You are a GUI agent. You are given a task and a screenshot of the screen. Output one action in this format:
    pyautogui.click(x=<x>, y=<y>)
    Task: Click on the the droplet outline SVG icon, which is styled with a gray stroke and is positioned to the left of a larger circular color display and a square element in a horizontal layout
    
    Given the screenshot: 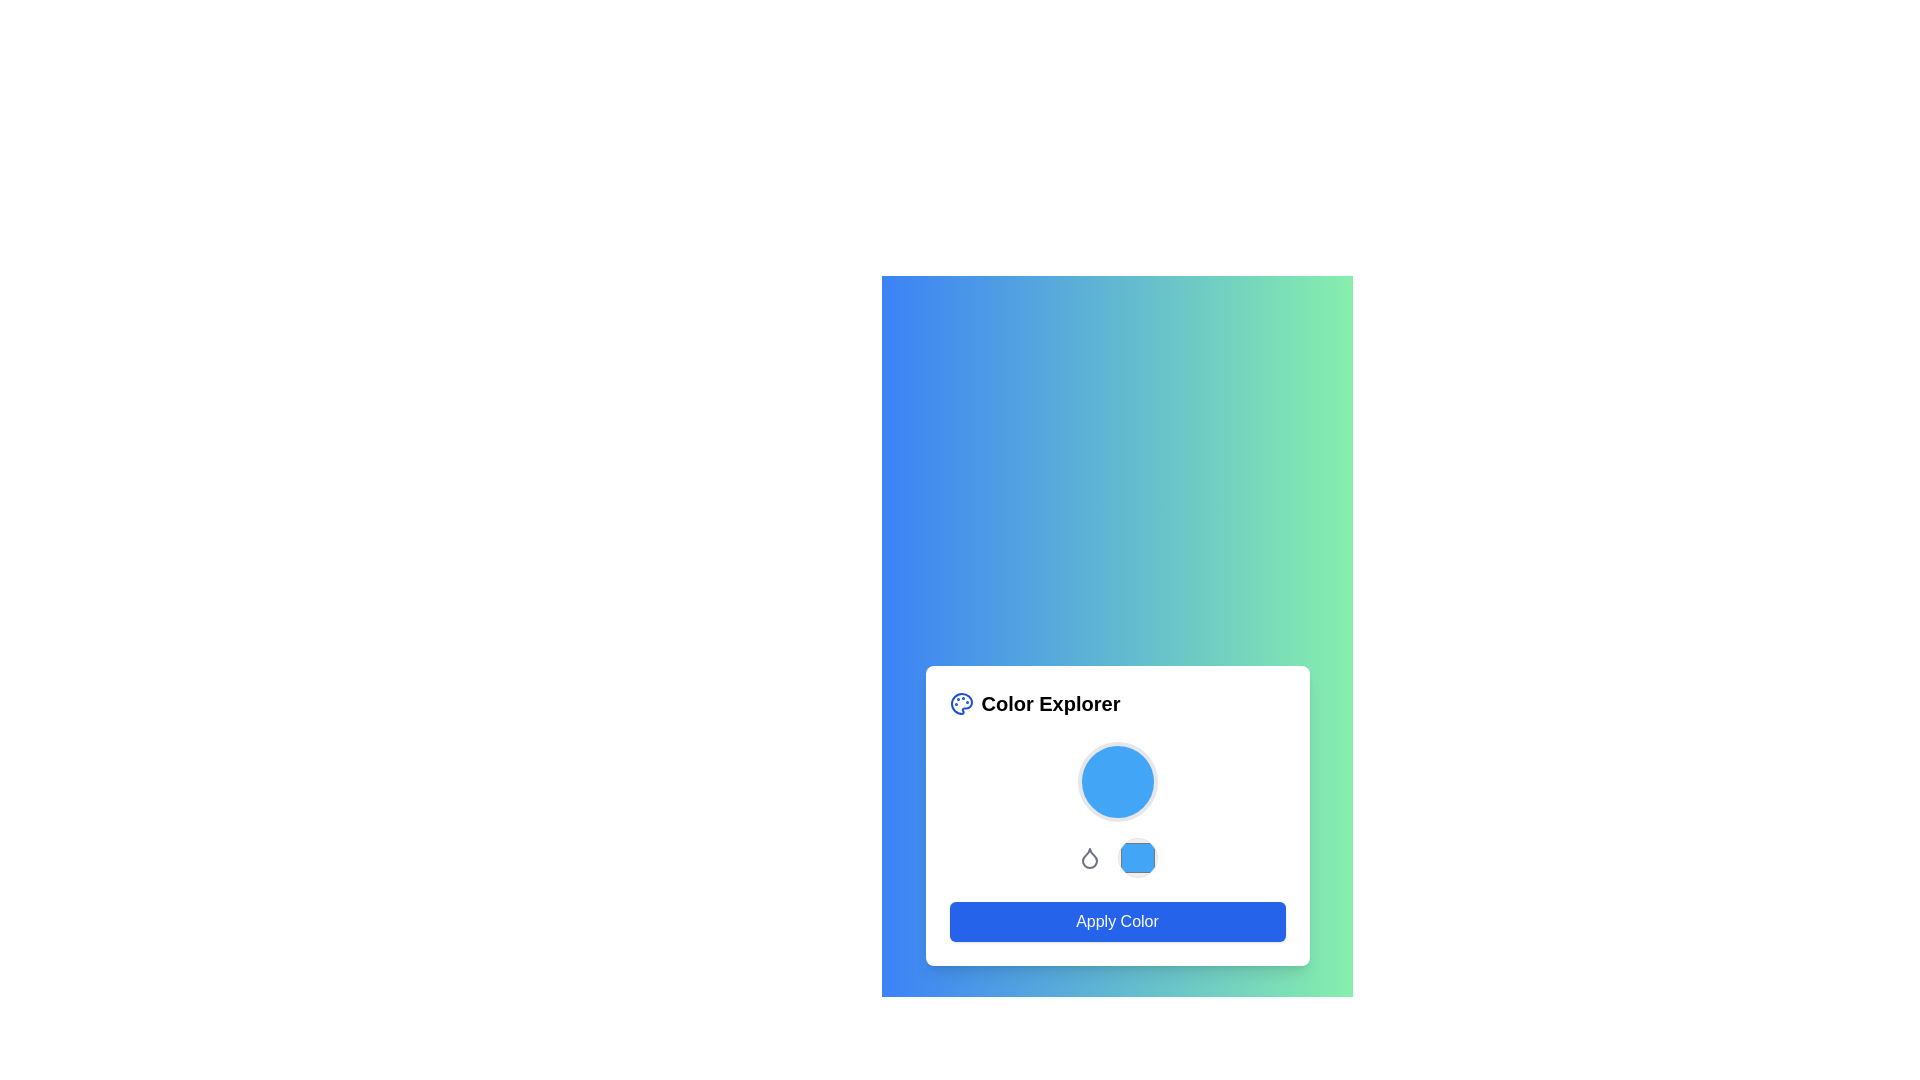 What is the action you would take?
    pyautogui.click(x=1088, y=856)
    